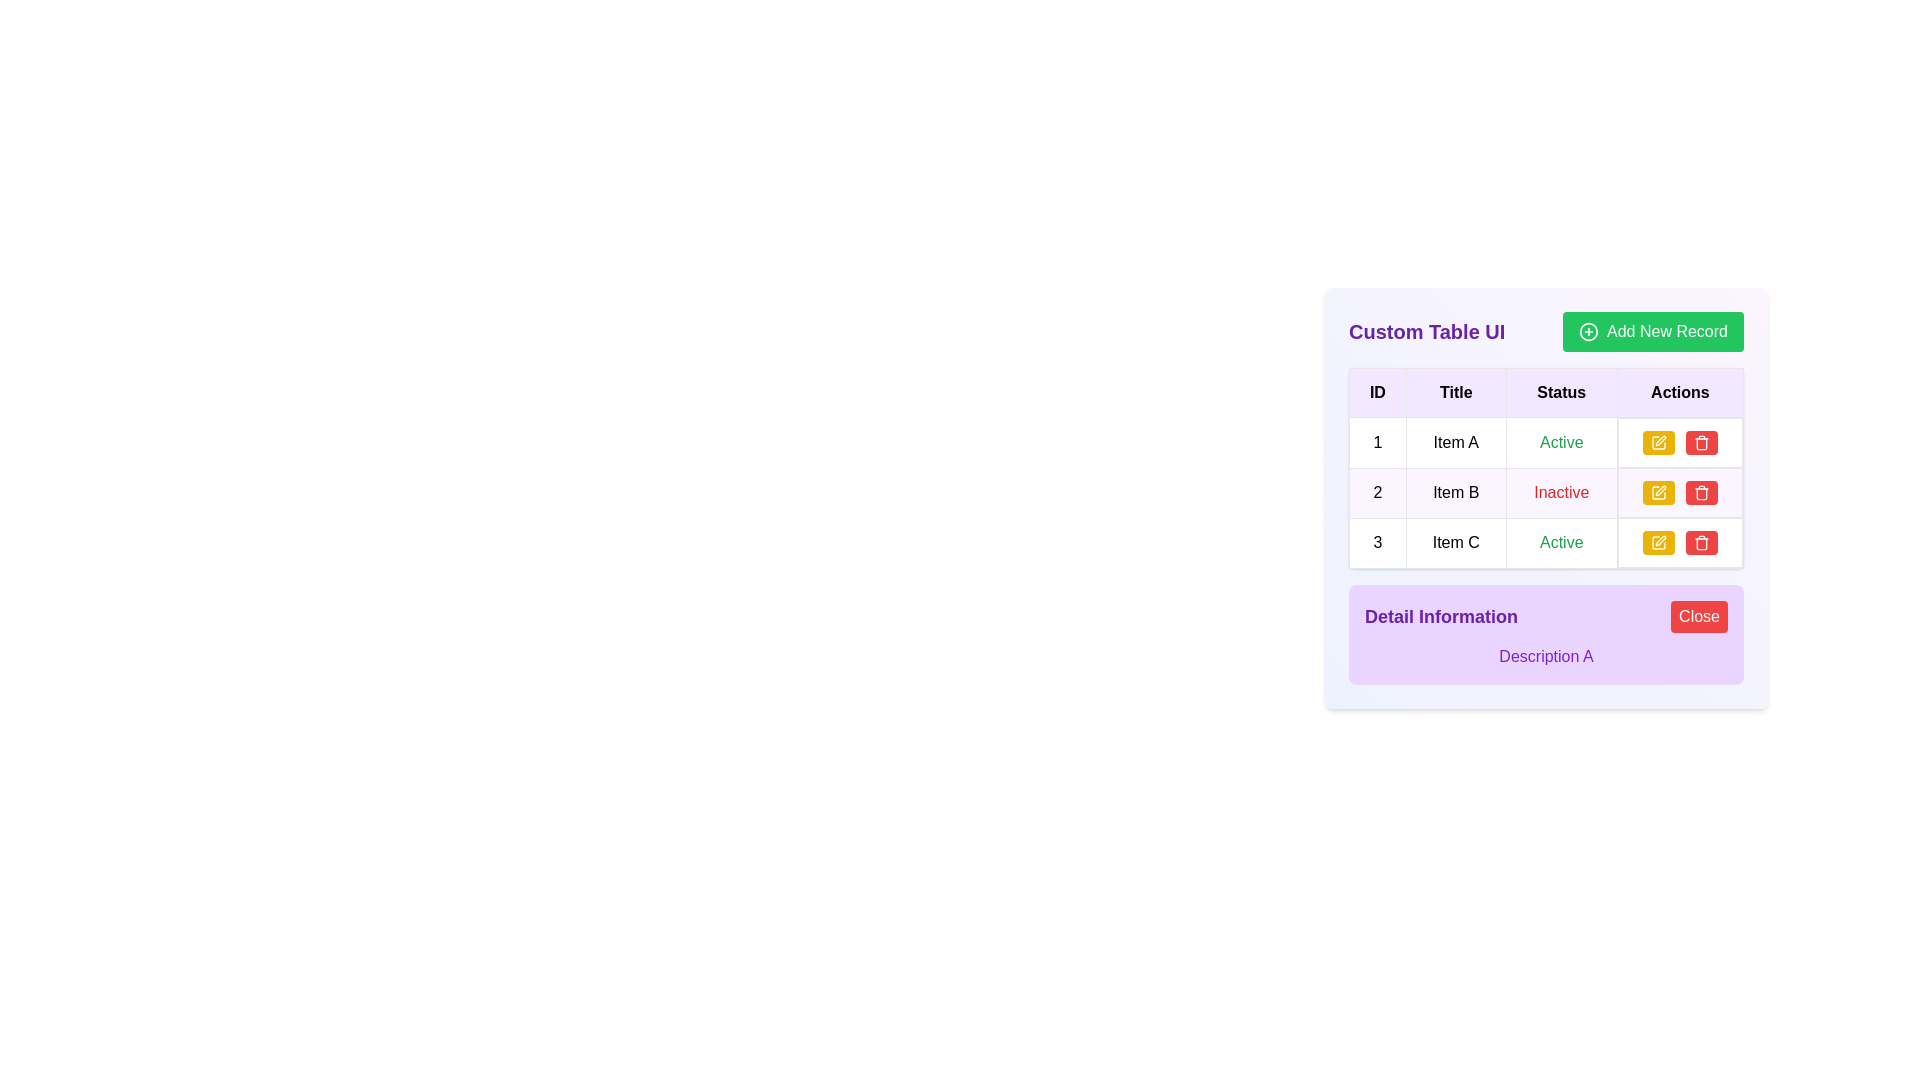 The image size is (1920, 1080). Describe the element at coordinates (1701, 493) in the screenshot. I see `the trash icon within the 'Actions' column of the second row corresponding to 'Item B'` at that location.